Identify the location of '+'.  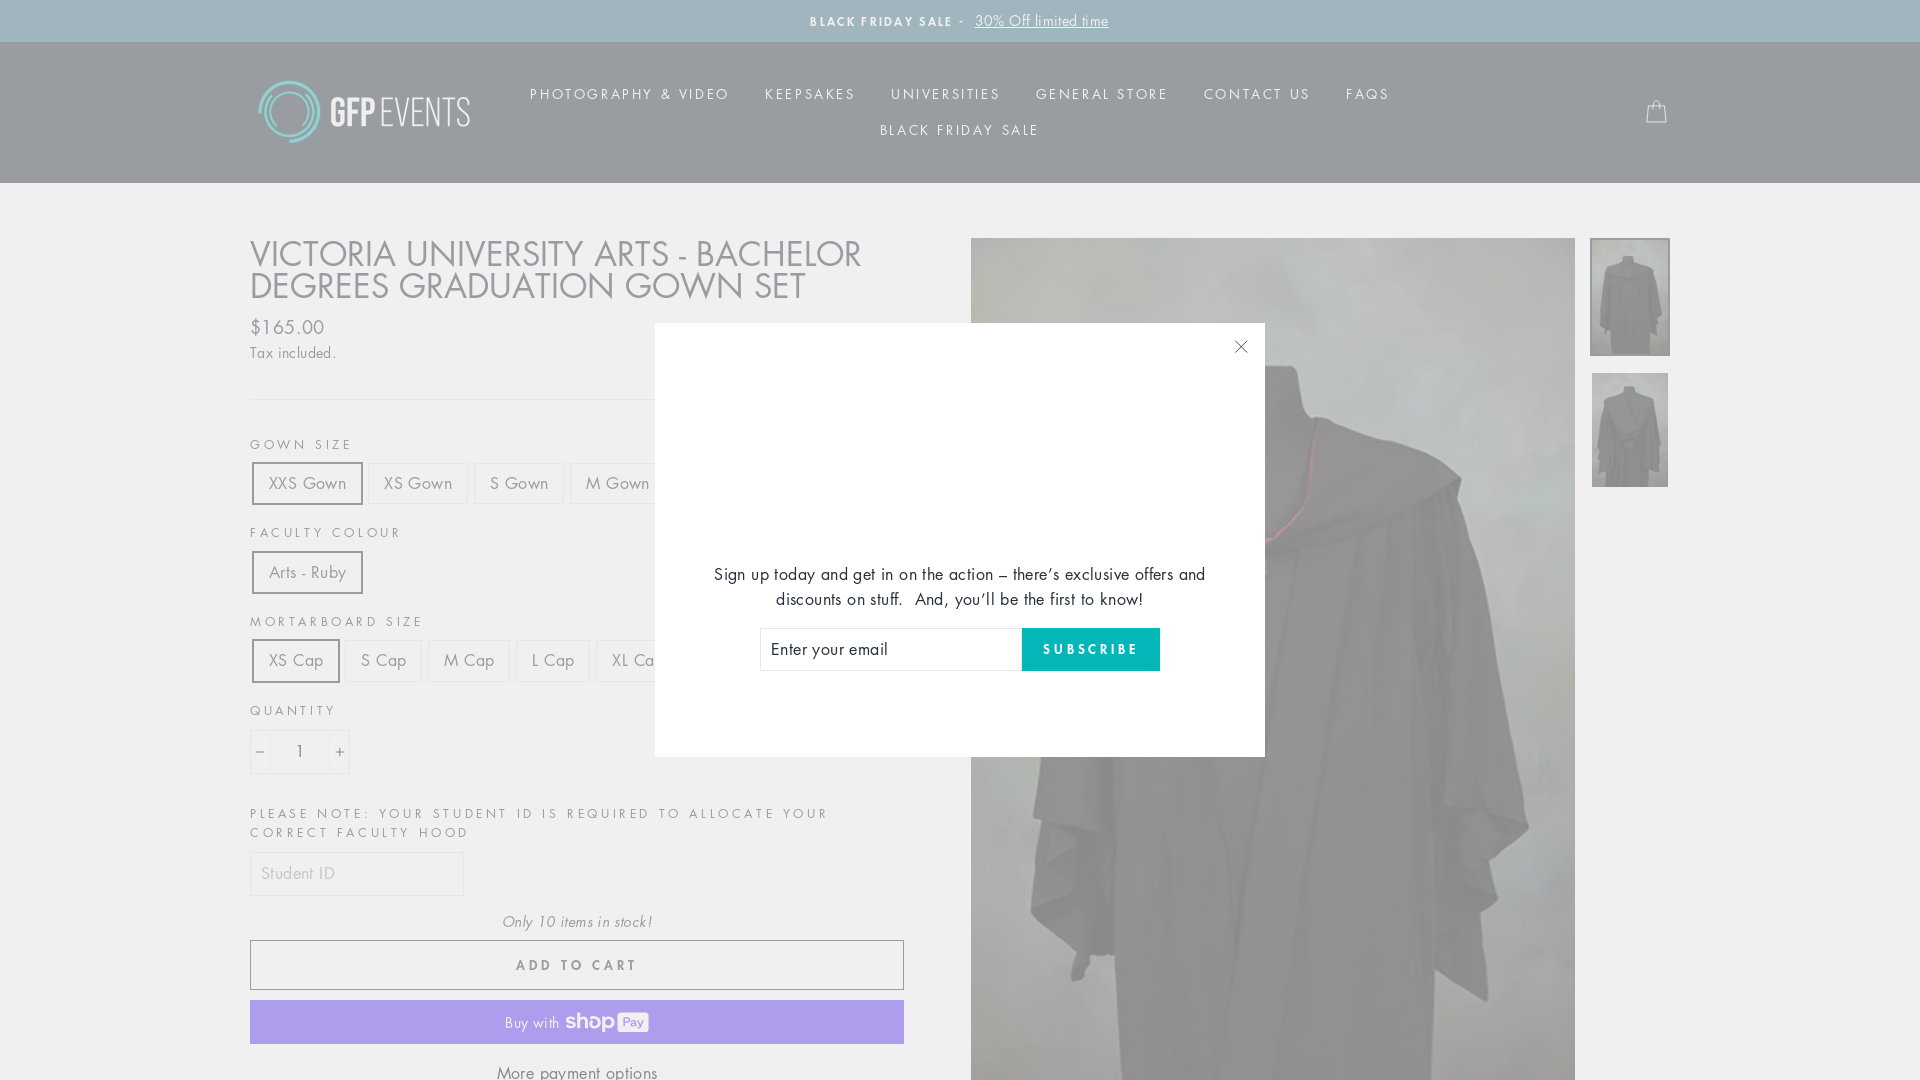
(329, 752).